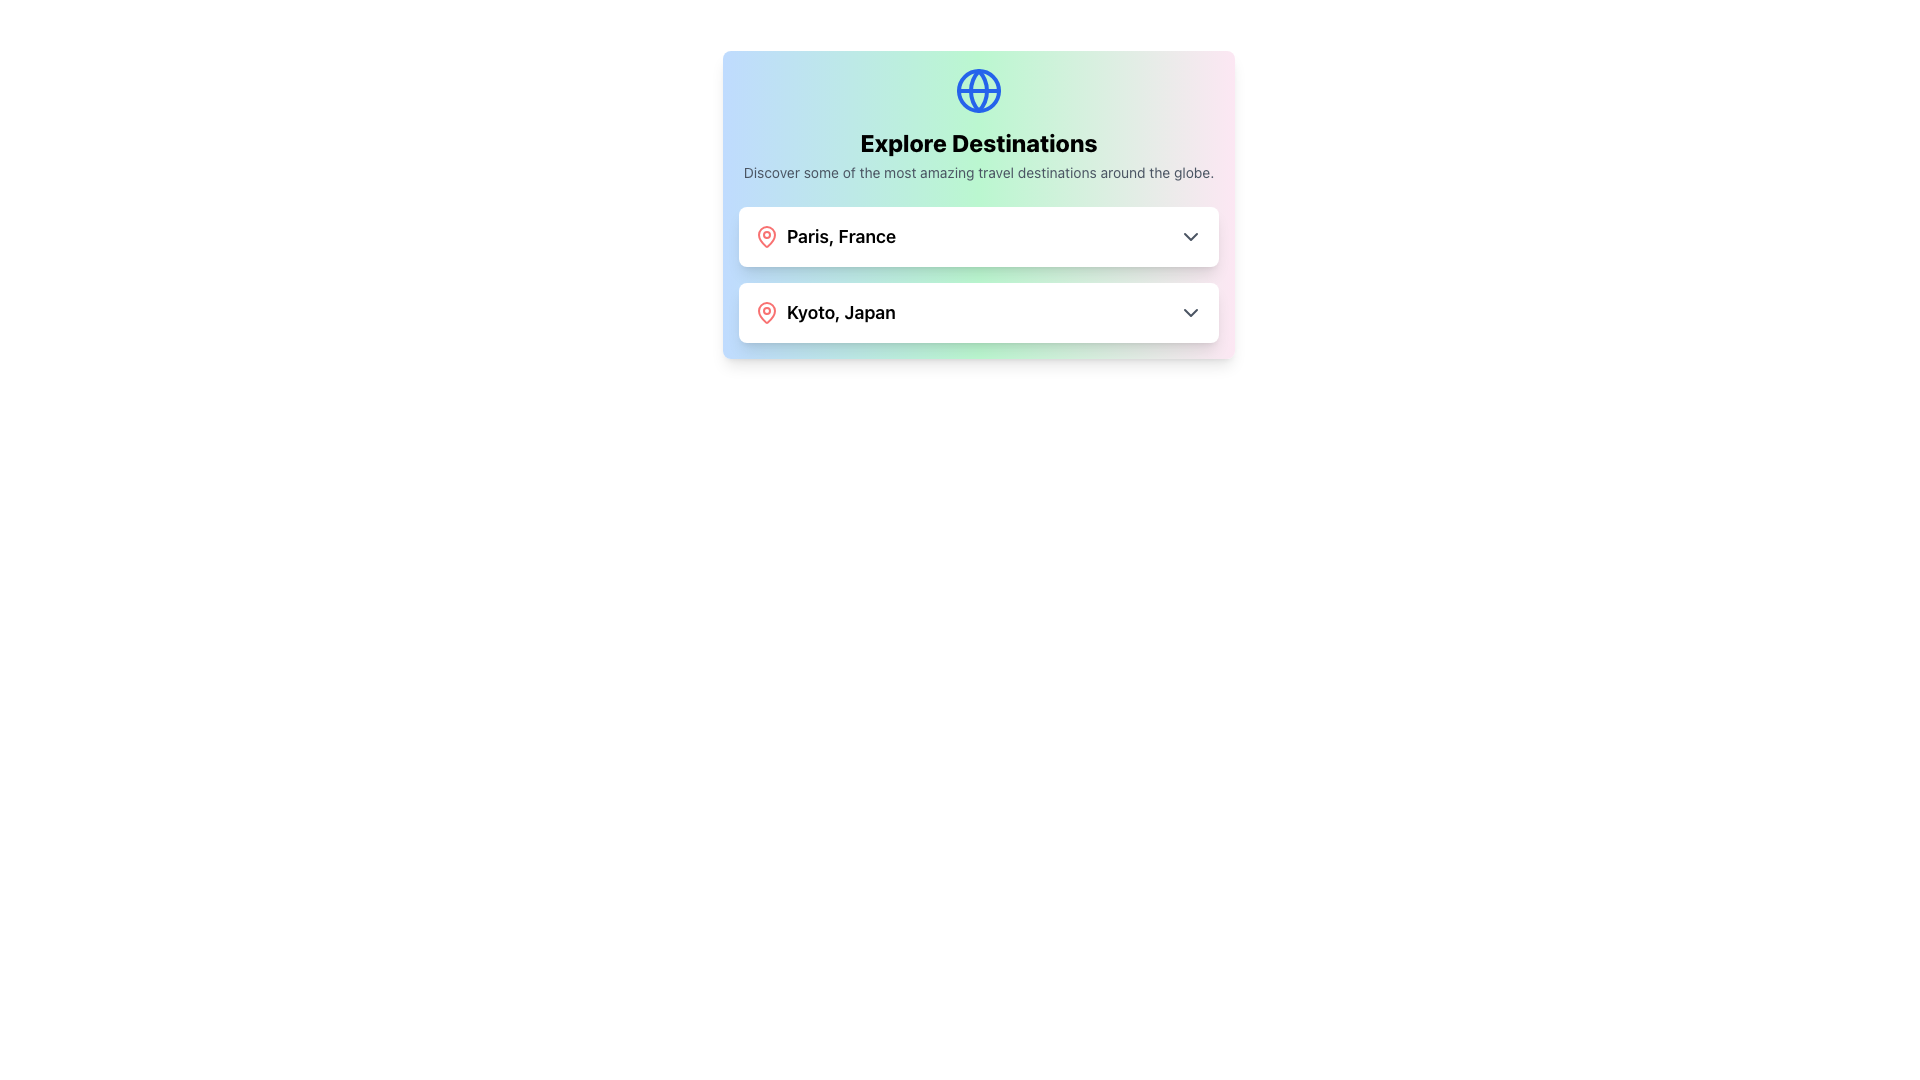 The width and height of the screenshot is (1920, 1080). What do you see at coordinates (1190, 312) in the screenshot?
I see `the downward-facing chevron icon located on the far right side of the 'Kyoto, Japan' selection row` at bounding box center [1190, 312].